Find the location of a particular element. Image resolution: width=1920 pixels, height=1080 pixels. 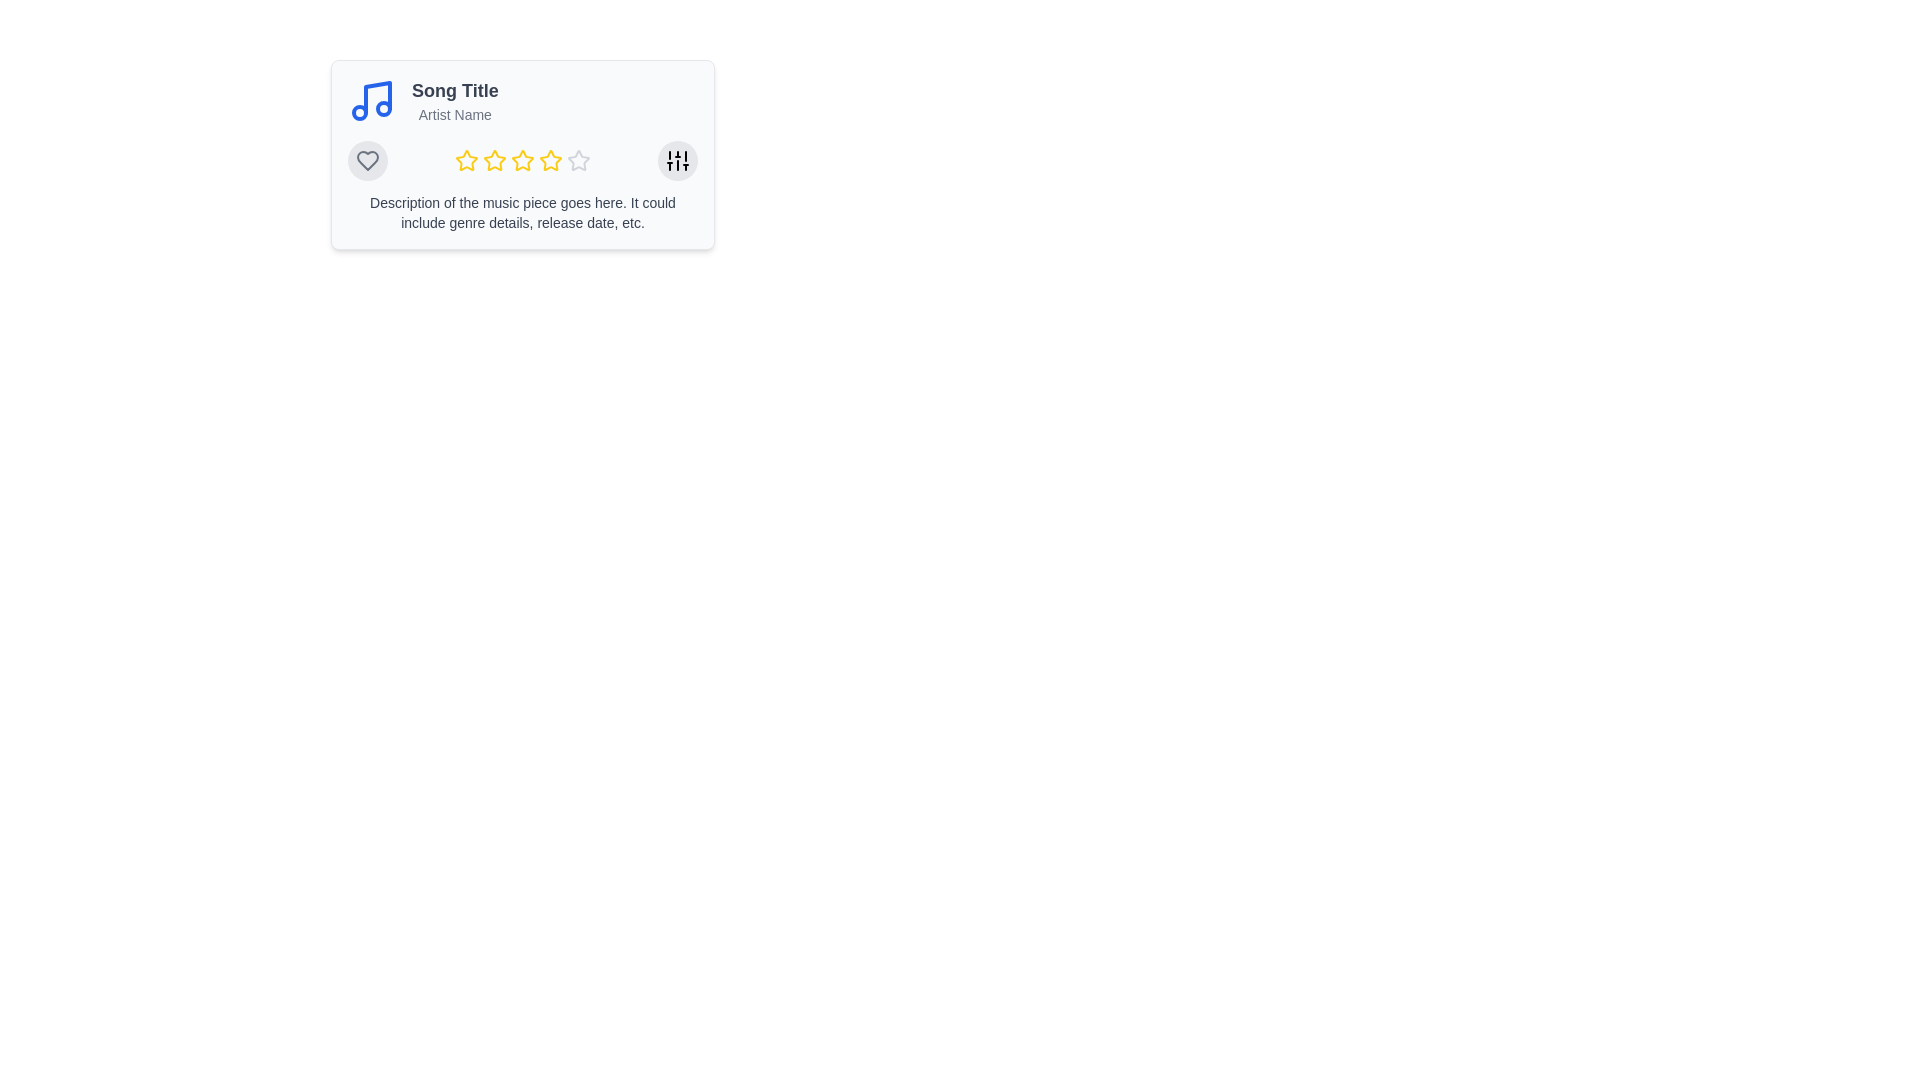

the heart-shaped icon outlined in dark gray, located within a circular button with a light gray background is located at coordinates (368, 160).